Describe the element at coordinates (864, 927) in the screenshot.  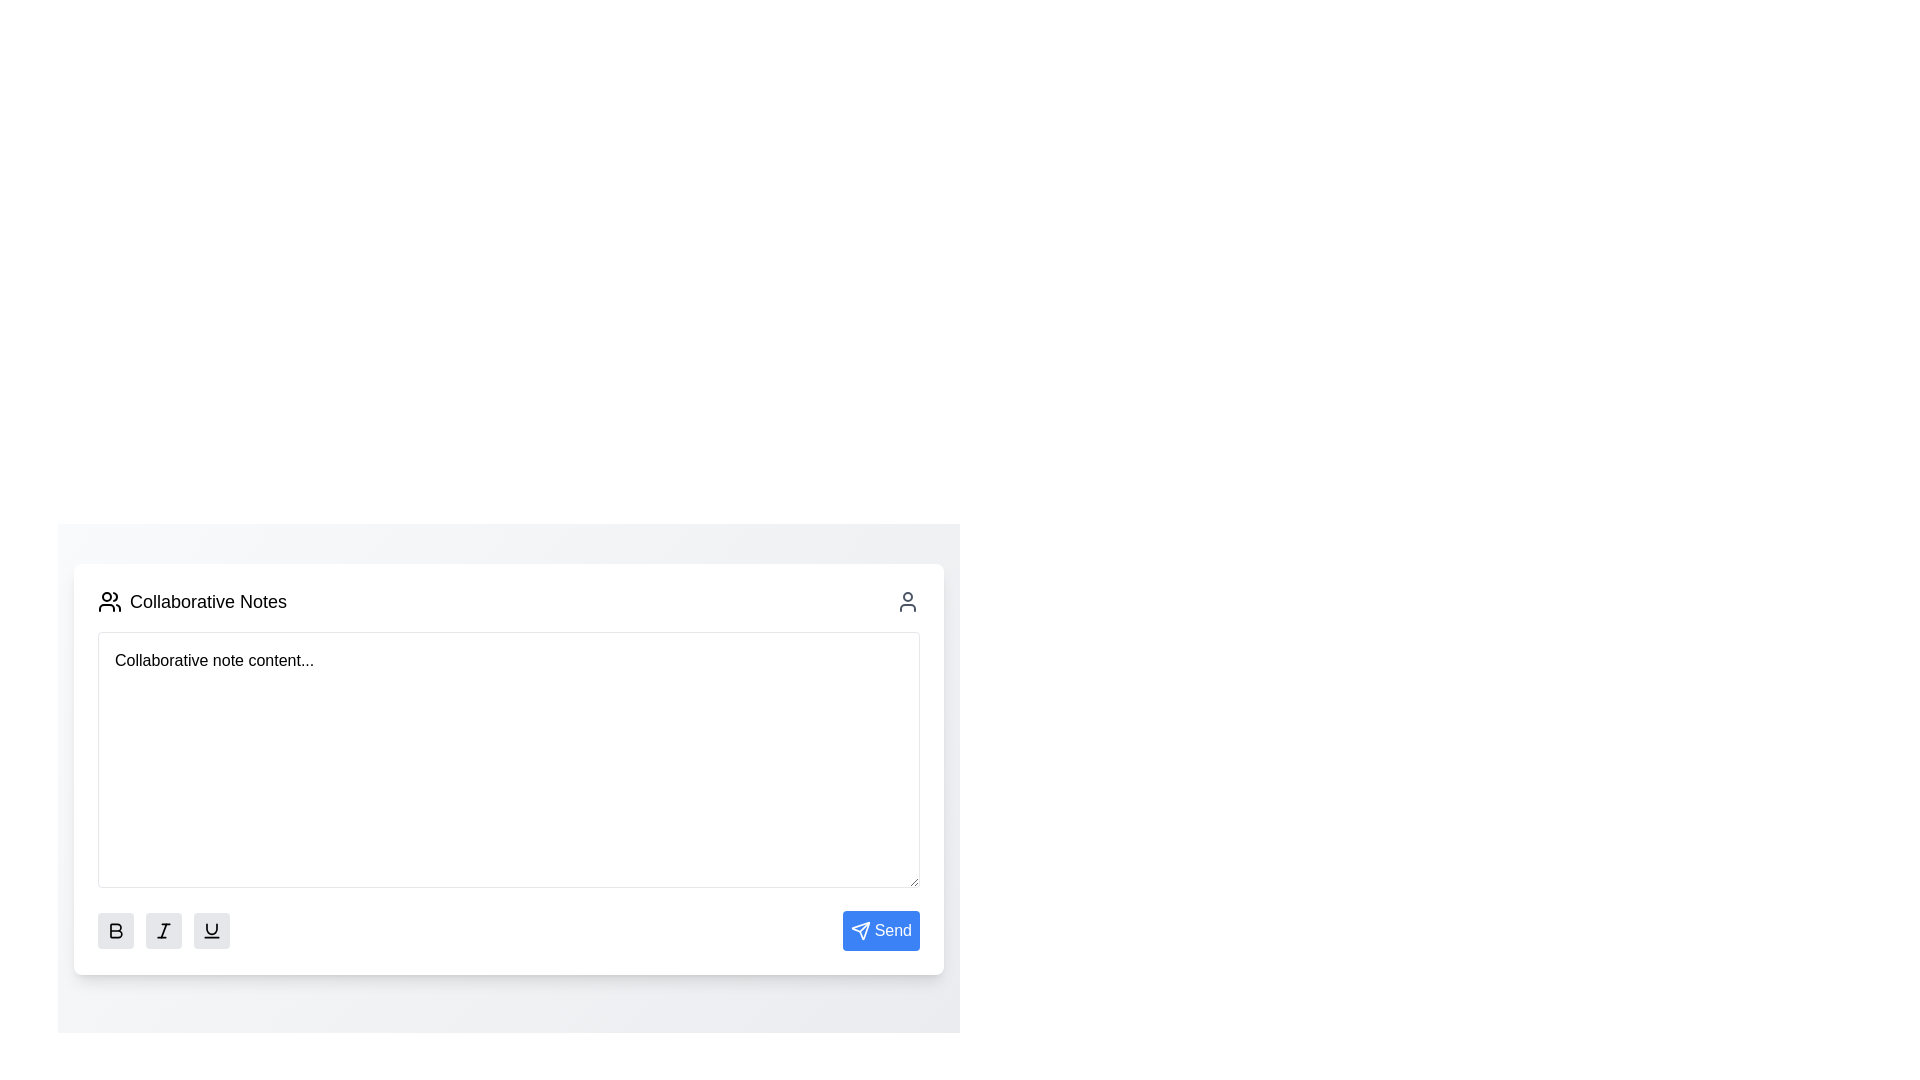
I see `the vector line element that represents a 'send' action, located on the bottom-right corner adjacent to the 'Collaborative Notes' text input area` at that location.